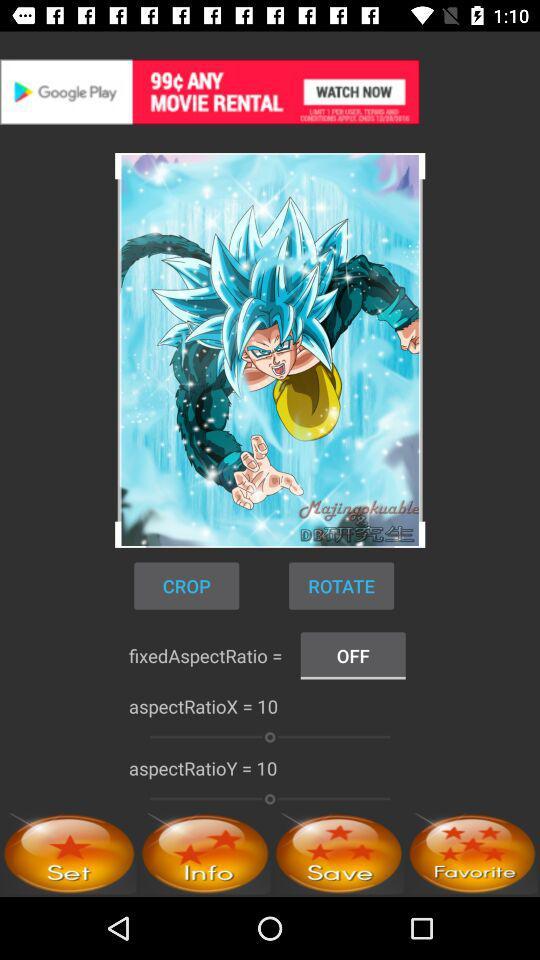  What do you see at coordinates (338, 852) in the screenshot?
I see `button` at bounding box center [338, 852].